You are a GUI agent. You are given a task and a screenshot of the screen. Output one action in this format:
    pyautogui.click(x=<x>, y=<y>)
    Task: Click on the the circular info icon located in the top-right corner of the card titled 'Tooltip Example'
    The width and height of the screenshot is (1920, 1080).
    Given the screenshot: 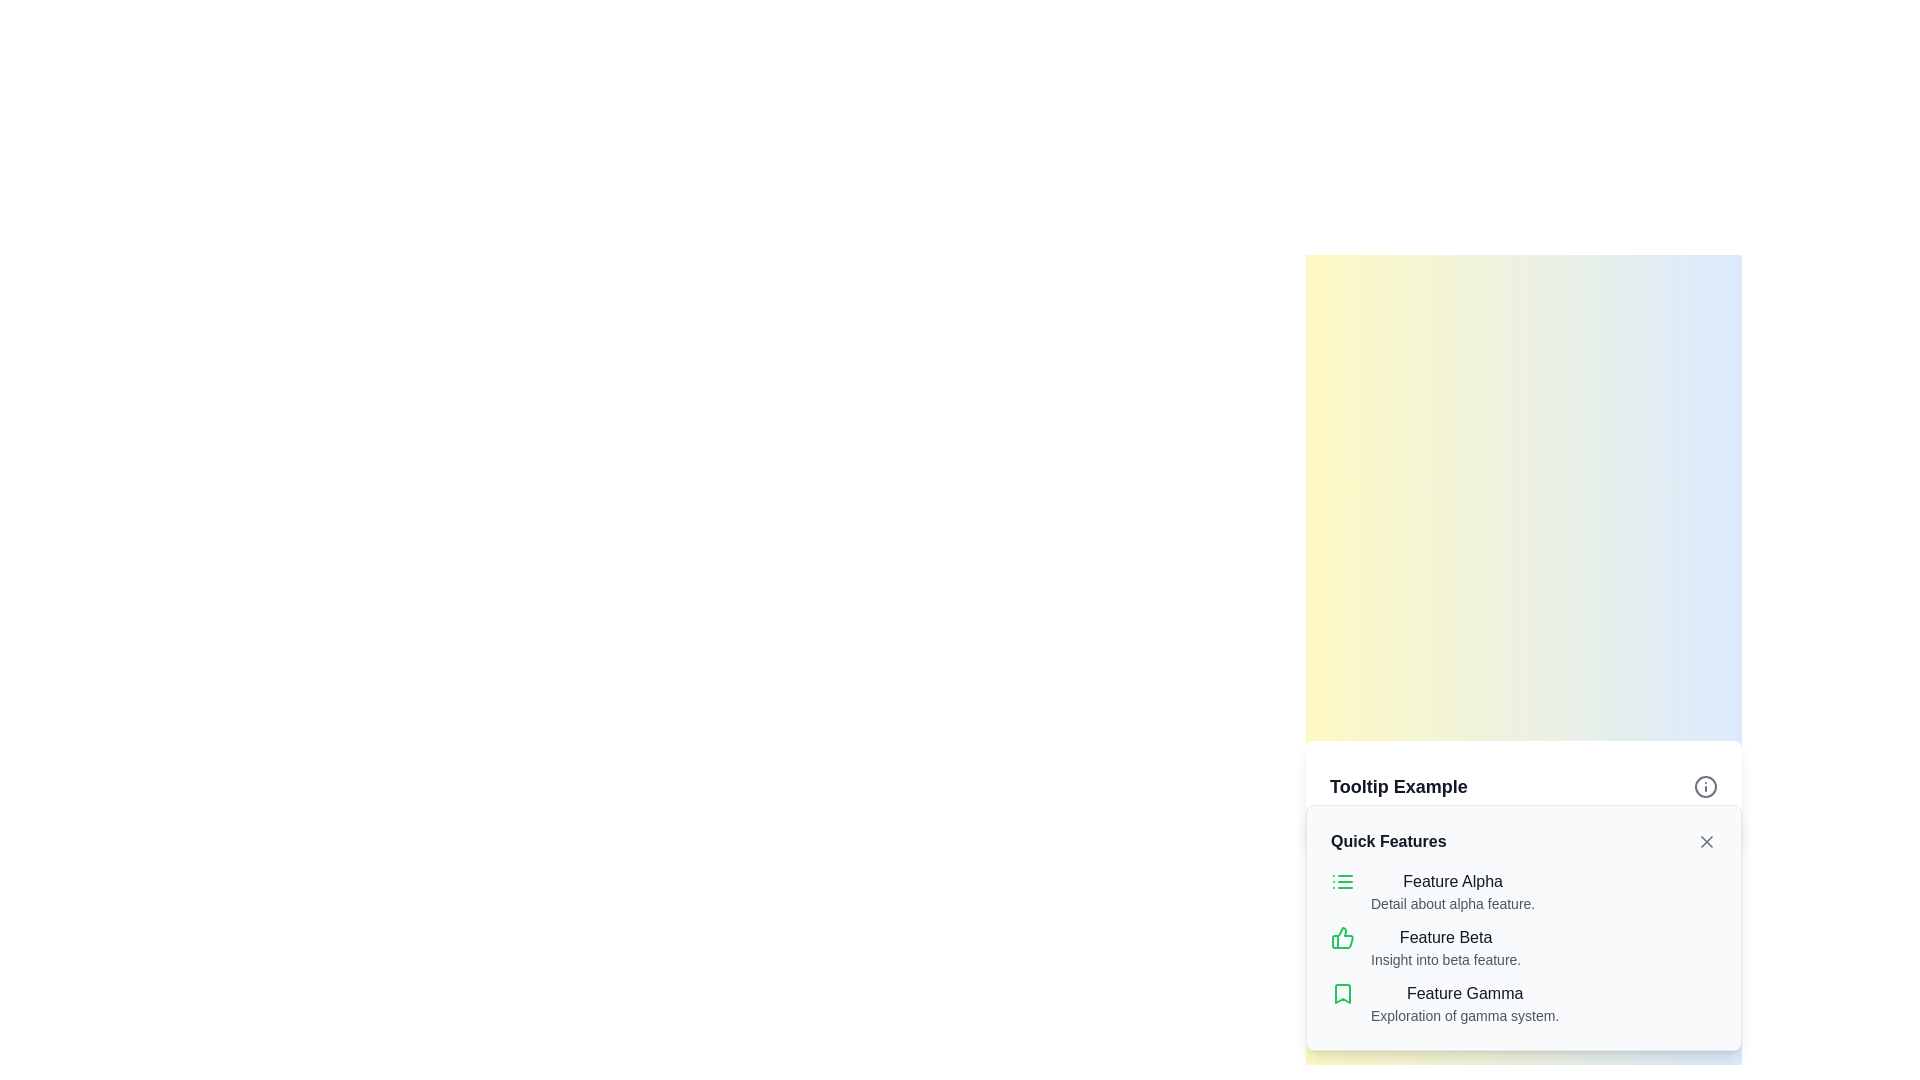 What is the action you would take?
    pyautogui.click(x=1704, y=785)
    